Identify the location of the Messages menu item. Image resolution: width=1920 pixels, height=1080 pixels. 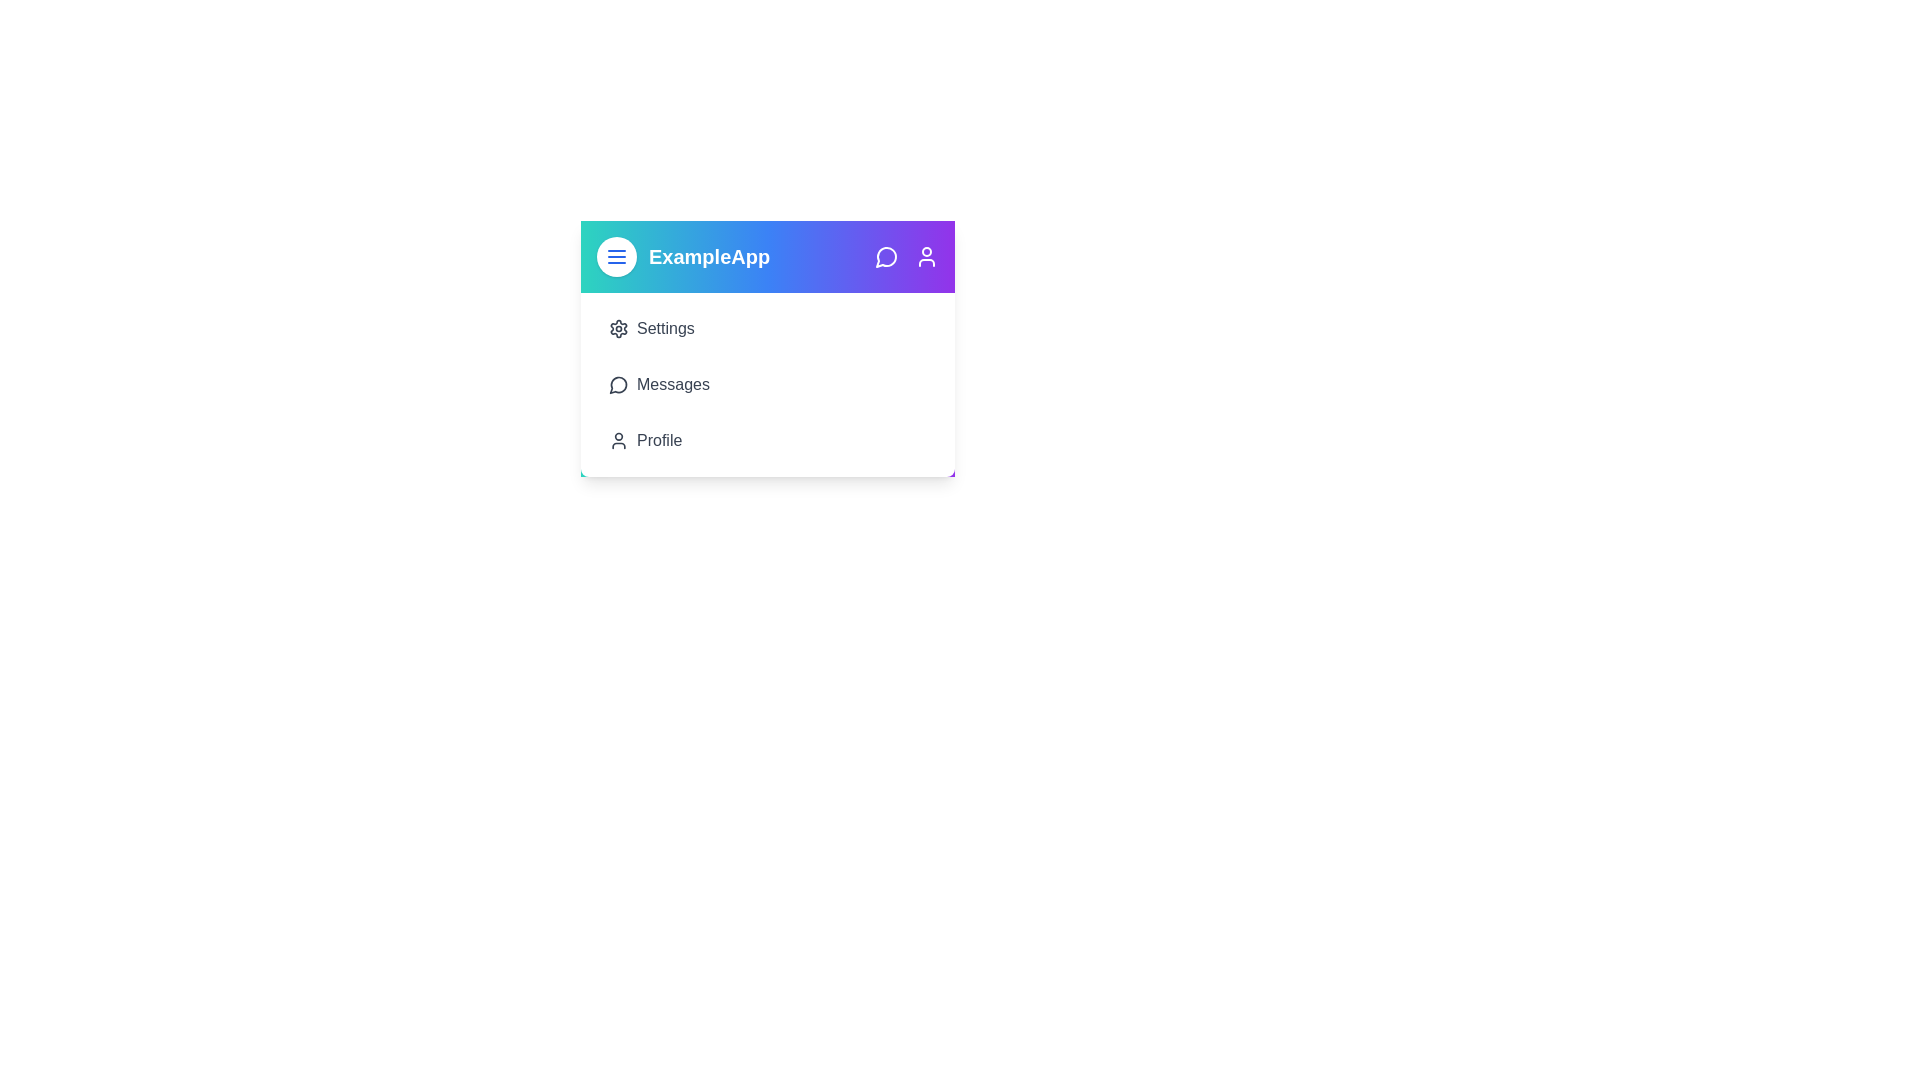
(767, 385).